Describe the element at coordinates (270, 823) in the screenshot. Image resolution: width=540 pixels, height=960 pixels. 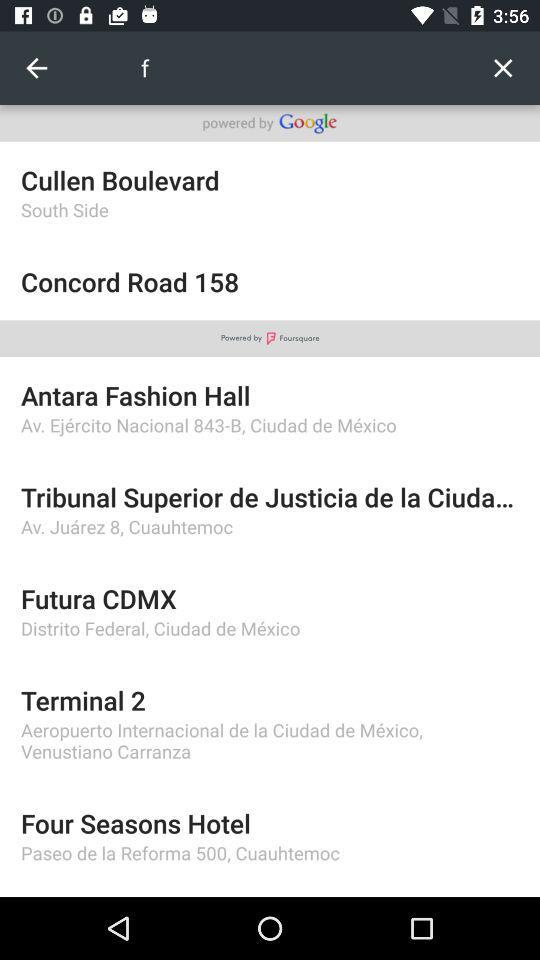
I see `the icon above the paseo de la icon` at that location.